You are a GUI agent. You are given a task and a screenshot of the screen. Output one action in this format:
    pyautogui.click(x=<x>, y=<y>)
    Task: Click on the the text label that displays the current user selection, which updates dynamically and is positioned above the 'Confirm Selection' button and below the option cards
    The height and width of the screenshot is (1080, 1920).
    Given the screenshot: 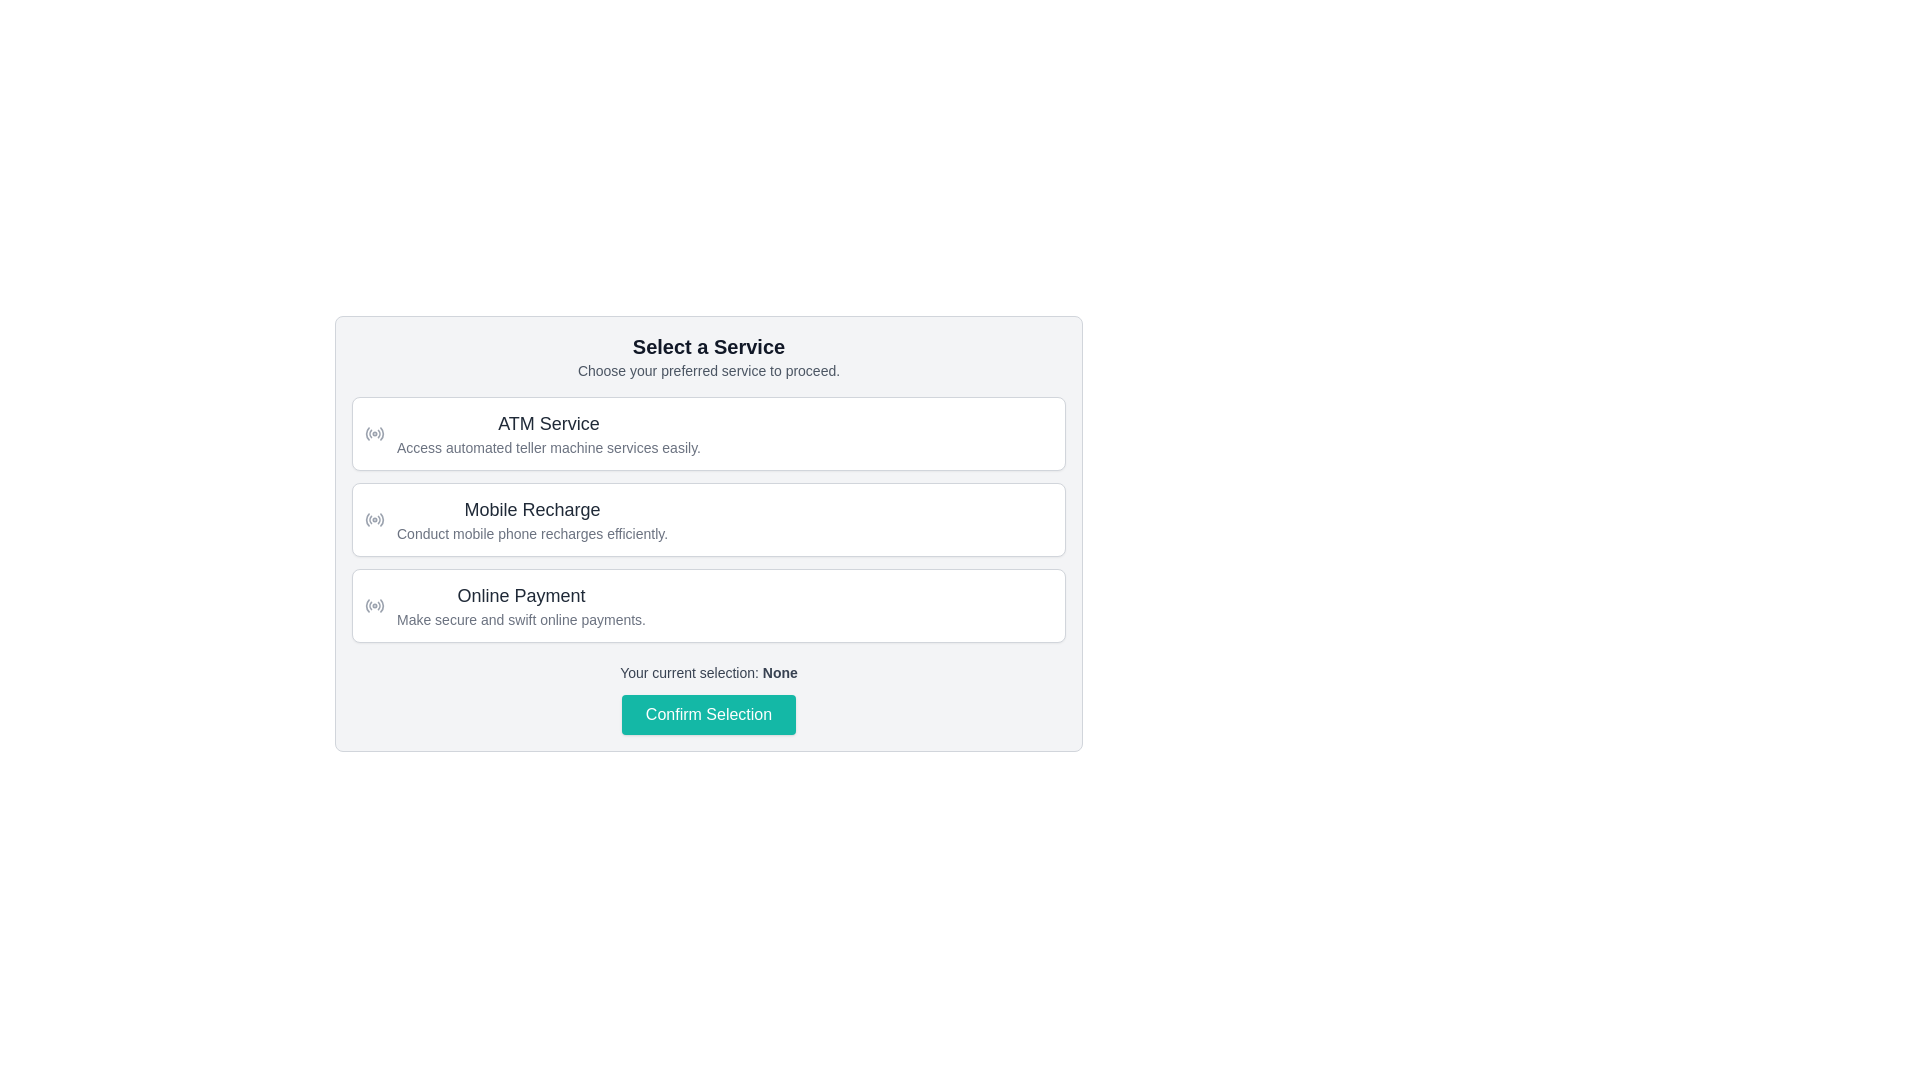 What is the action you would take?
    pyautogui.click(x=709, y=672)
    